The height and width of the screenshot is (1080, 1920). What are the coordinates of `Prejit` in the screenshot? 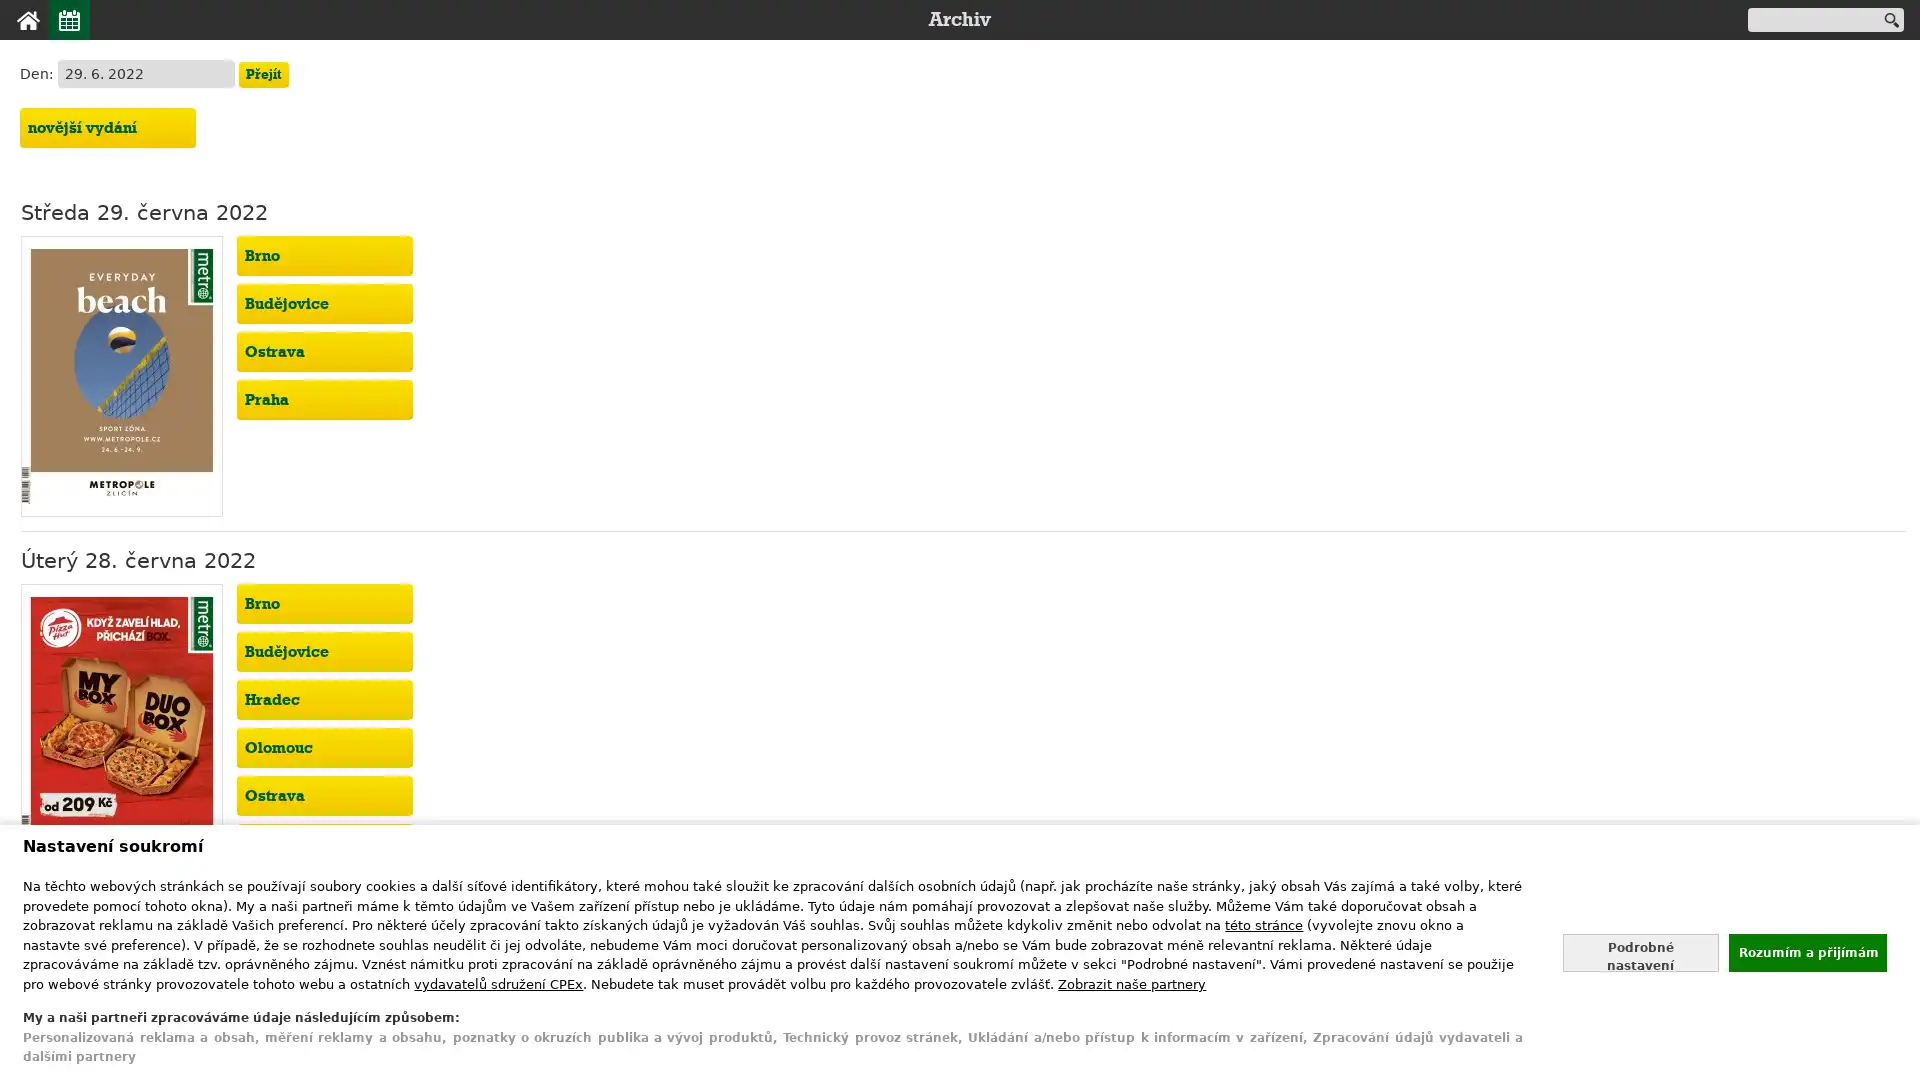 It's located at (262, 73).